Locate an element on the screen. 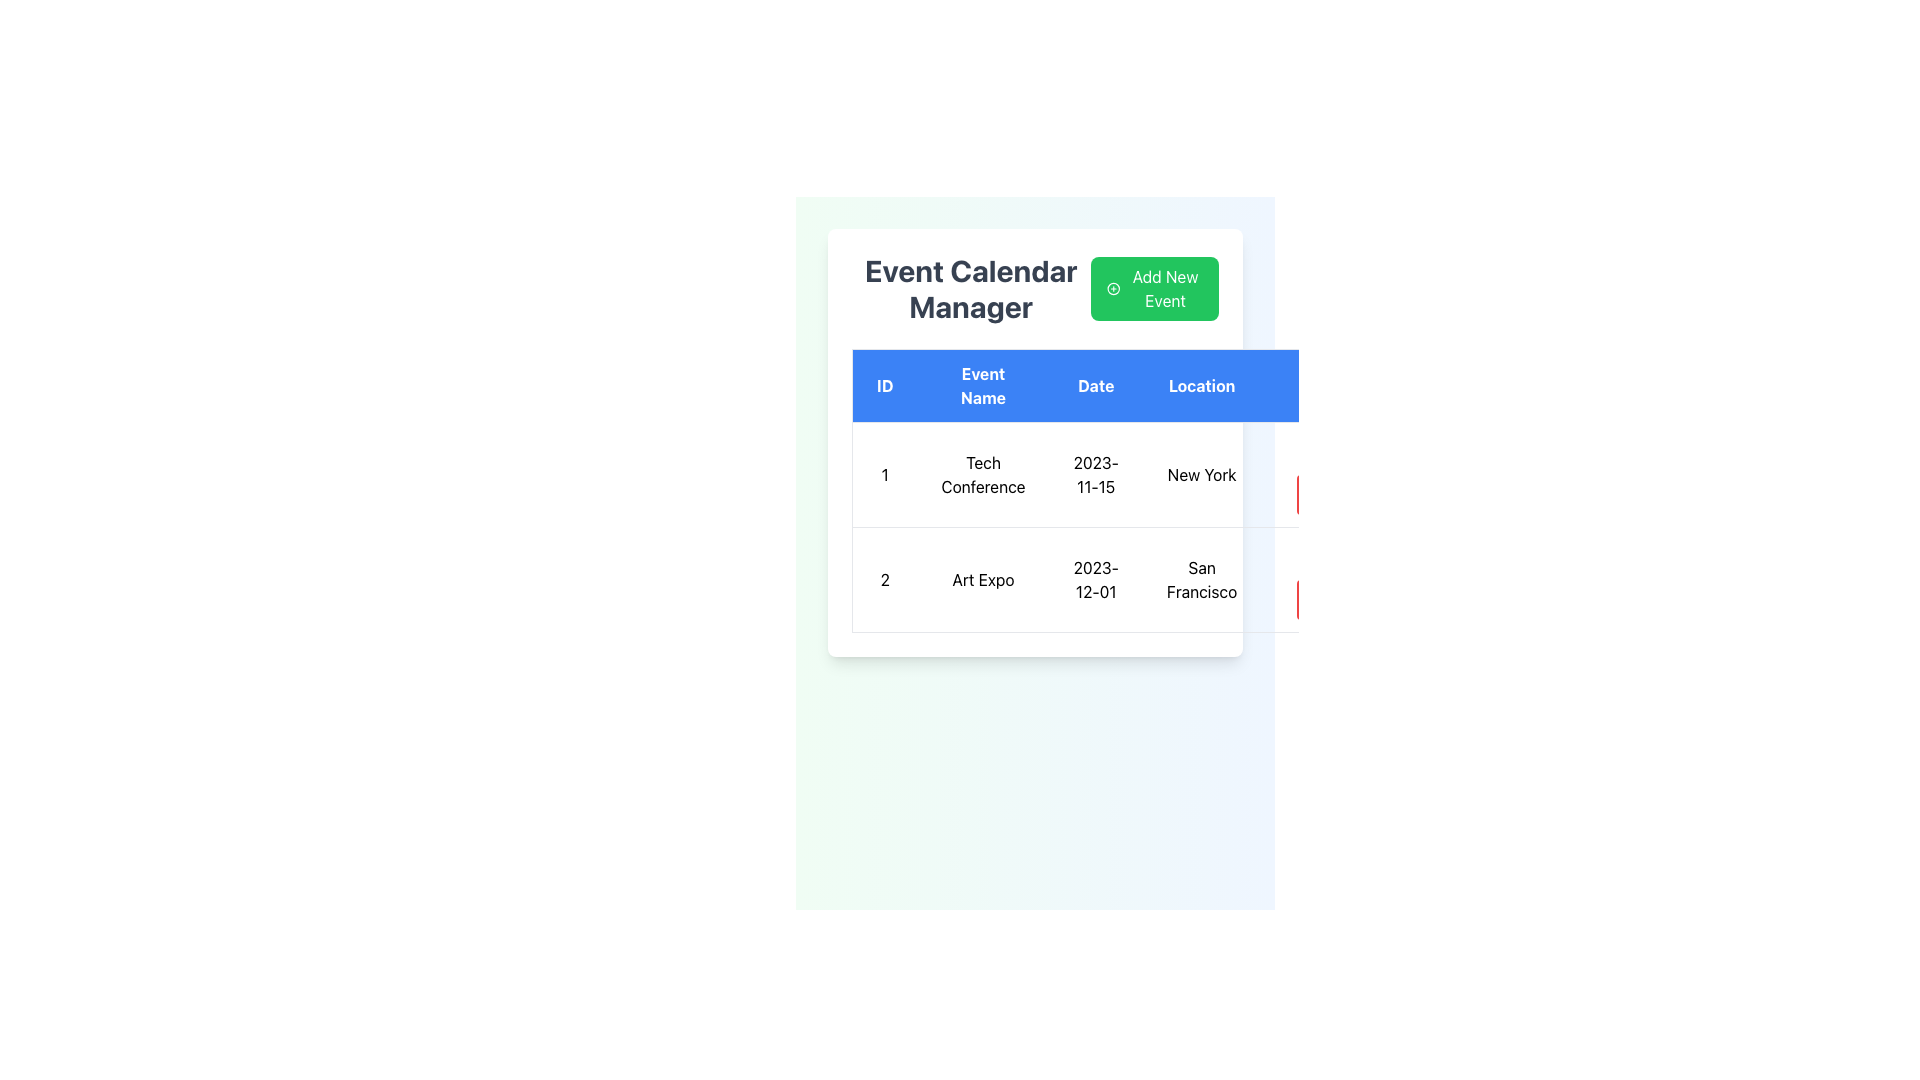 This screenshot has height=1080, width=1920. the 'Location' text label in the fourth column header of the table, which has a blue background and white text is located at coordinates (1201, 385).